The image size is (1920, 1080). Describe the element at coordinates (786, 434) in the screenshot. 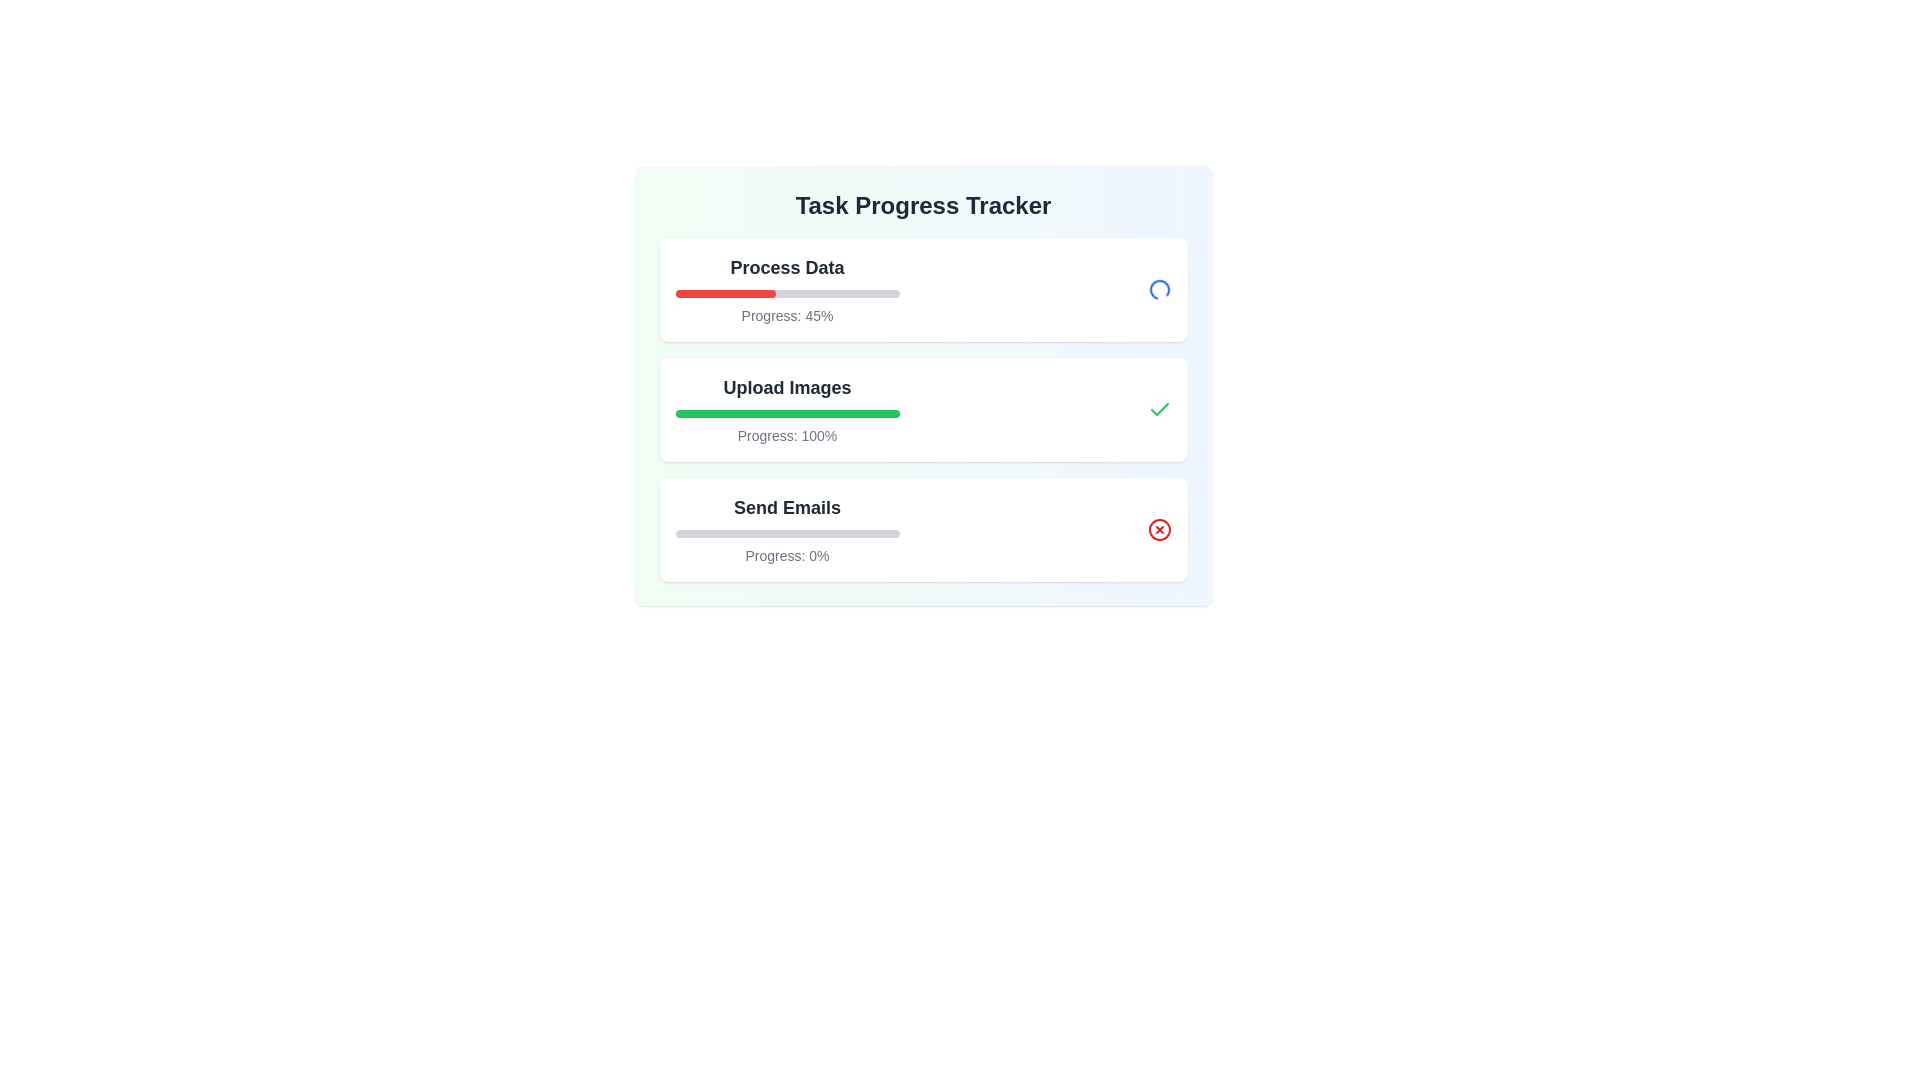

I see `the static text label displaying 'Progress: 100%' located beneath the green progress bar in the 'Upload Images' section` at that location.